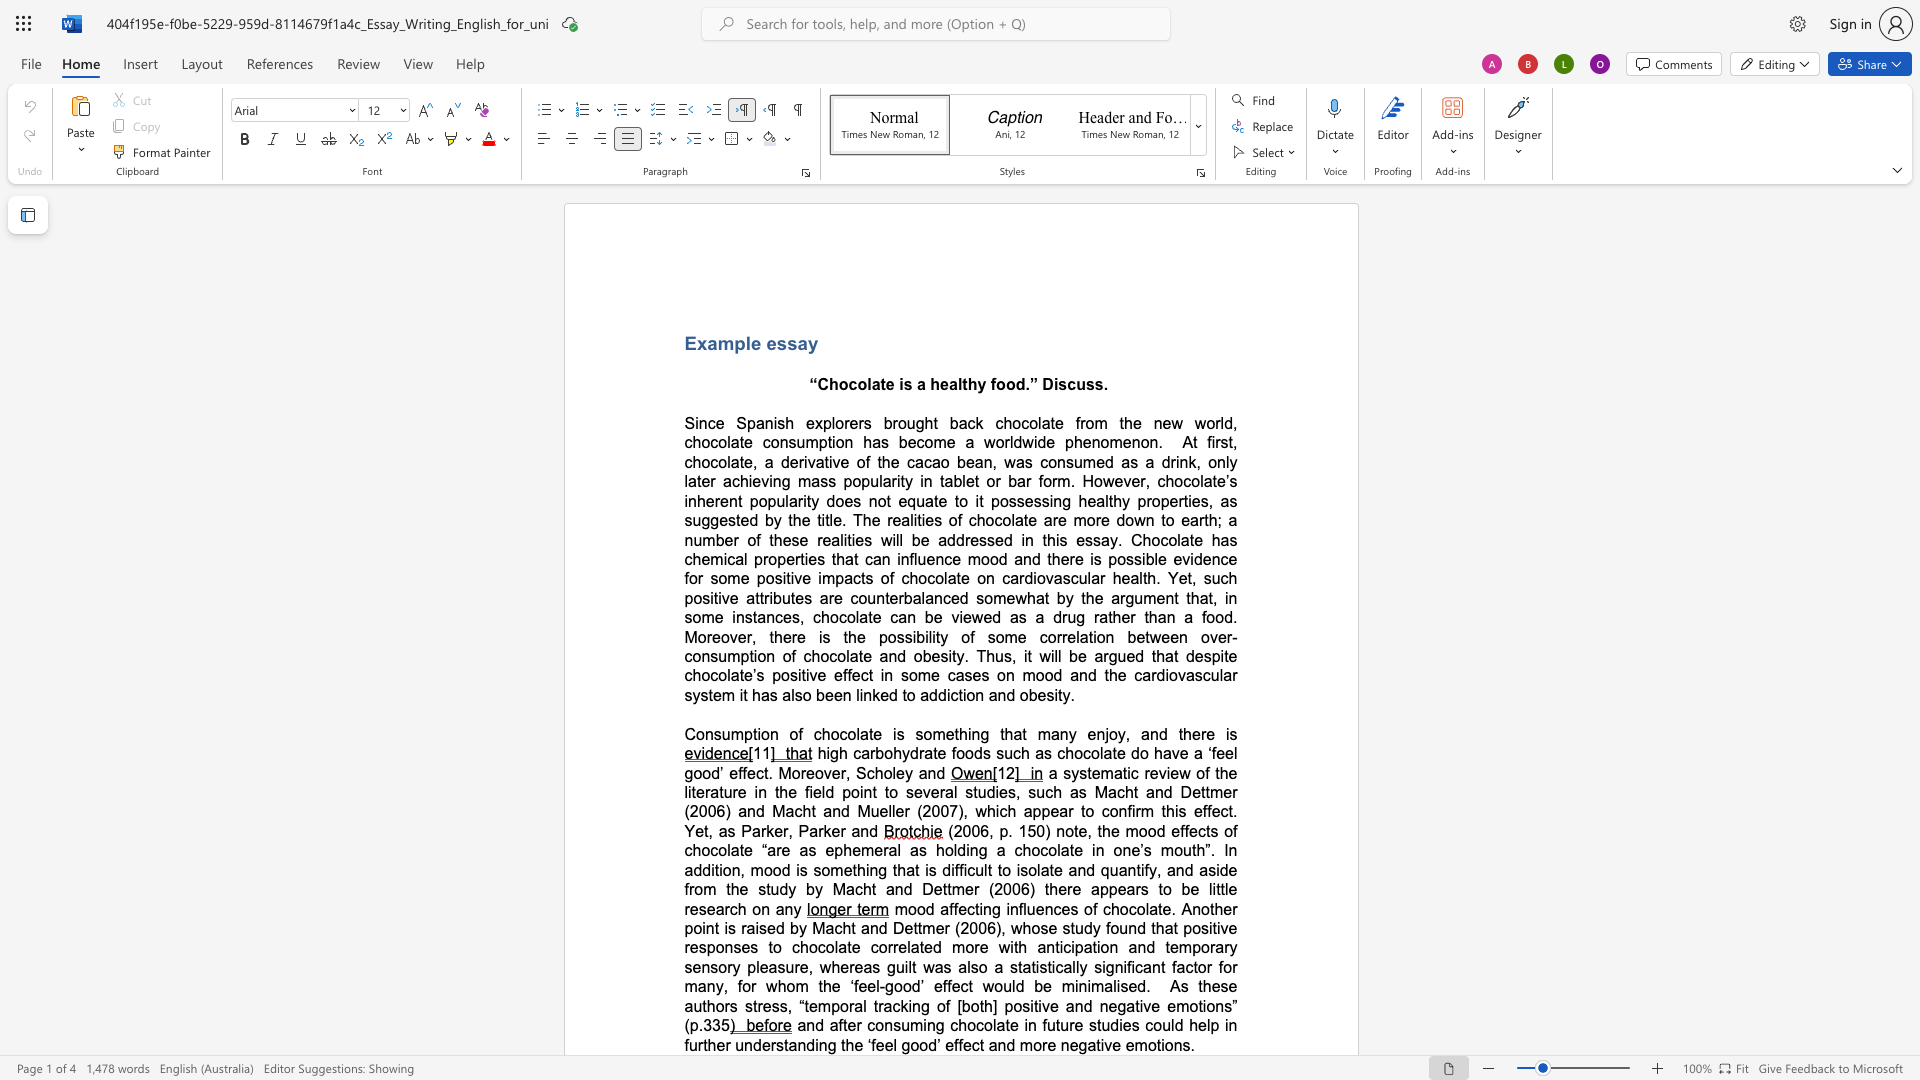  Describe the element at coordinates (1005, 384) in the screenshot. I see `the space between the continuous character "o" and "o" in the text` at that location.